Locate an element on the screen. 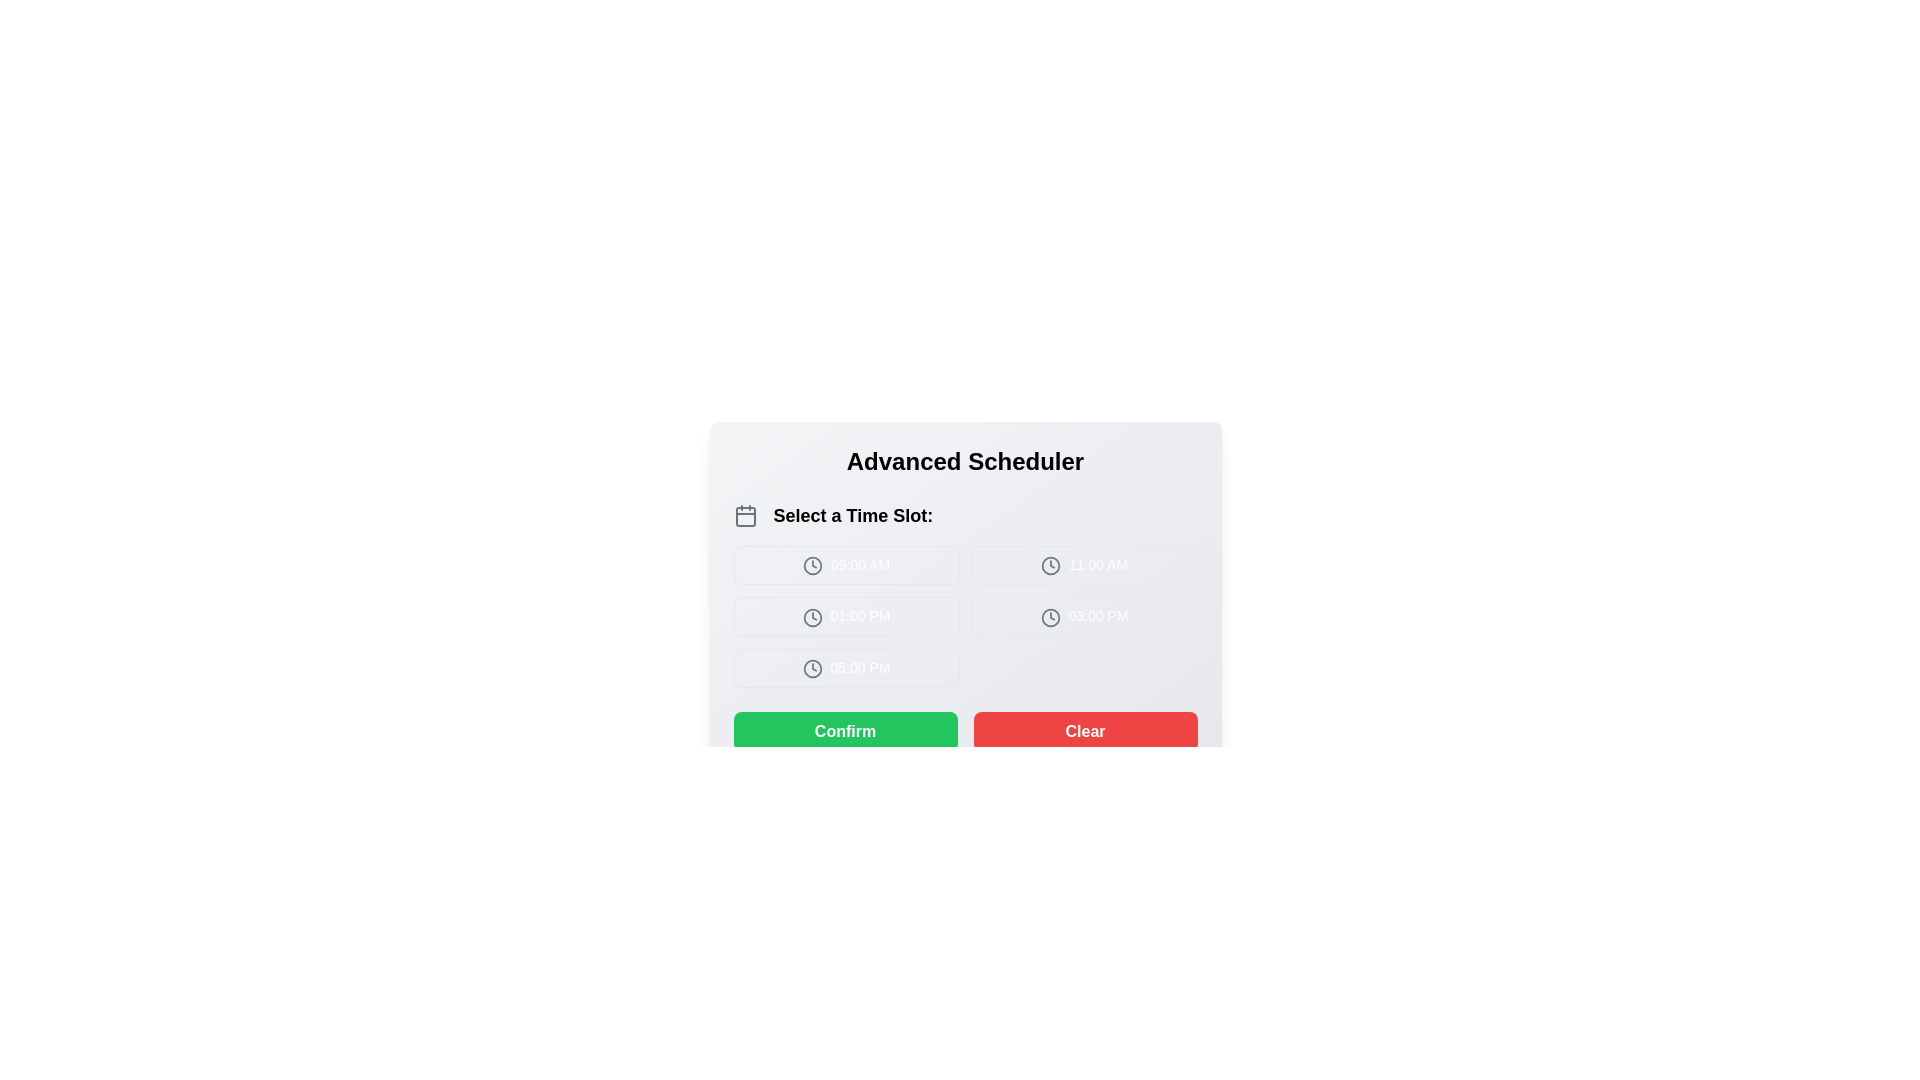  the circular gray clock icon located to the left of the text '01:00 PM' in the time slot selection section is located at coordinates (812, 616).